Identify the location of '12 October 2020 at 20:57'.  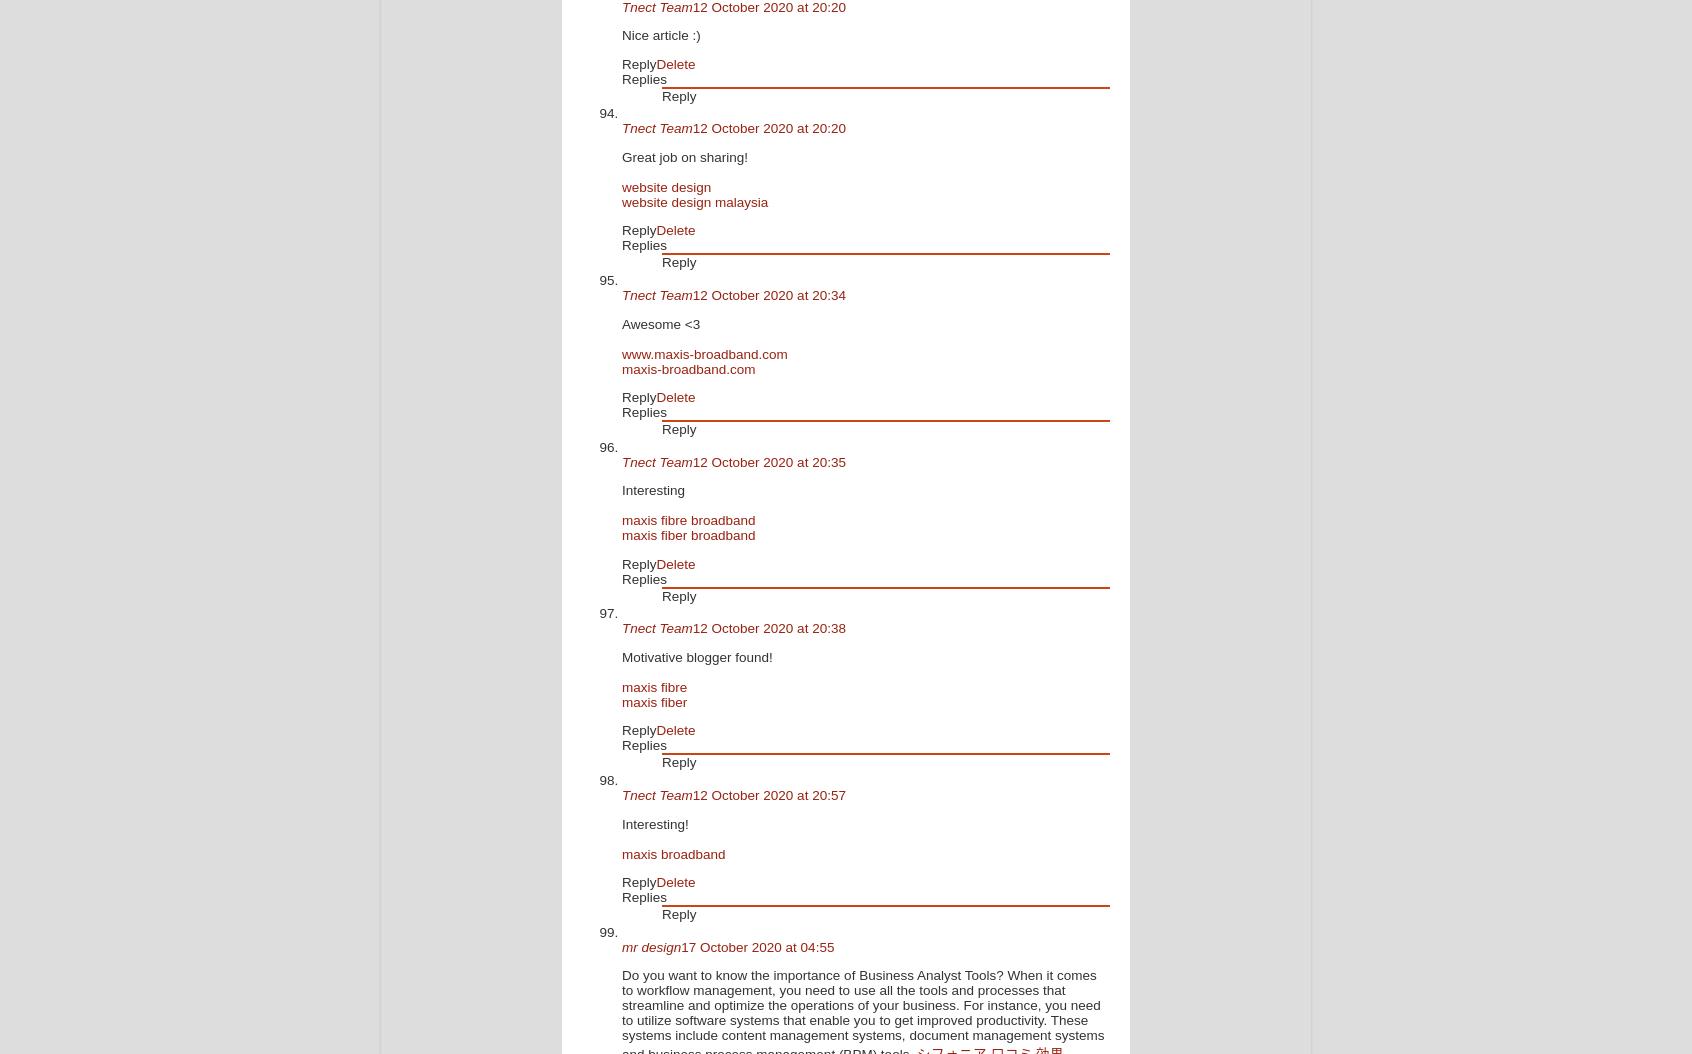
(692, 794).